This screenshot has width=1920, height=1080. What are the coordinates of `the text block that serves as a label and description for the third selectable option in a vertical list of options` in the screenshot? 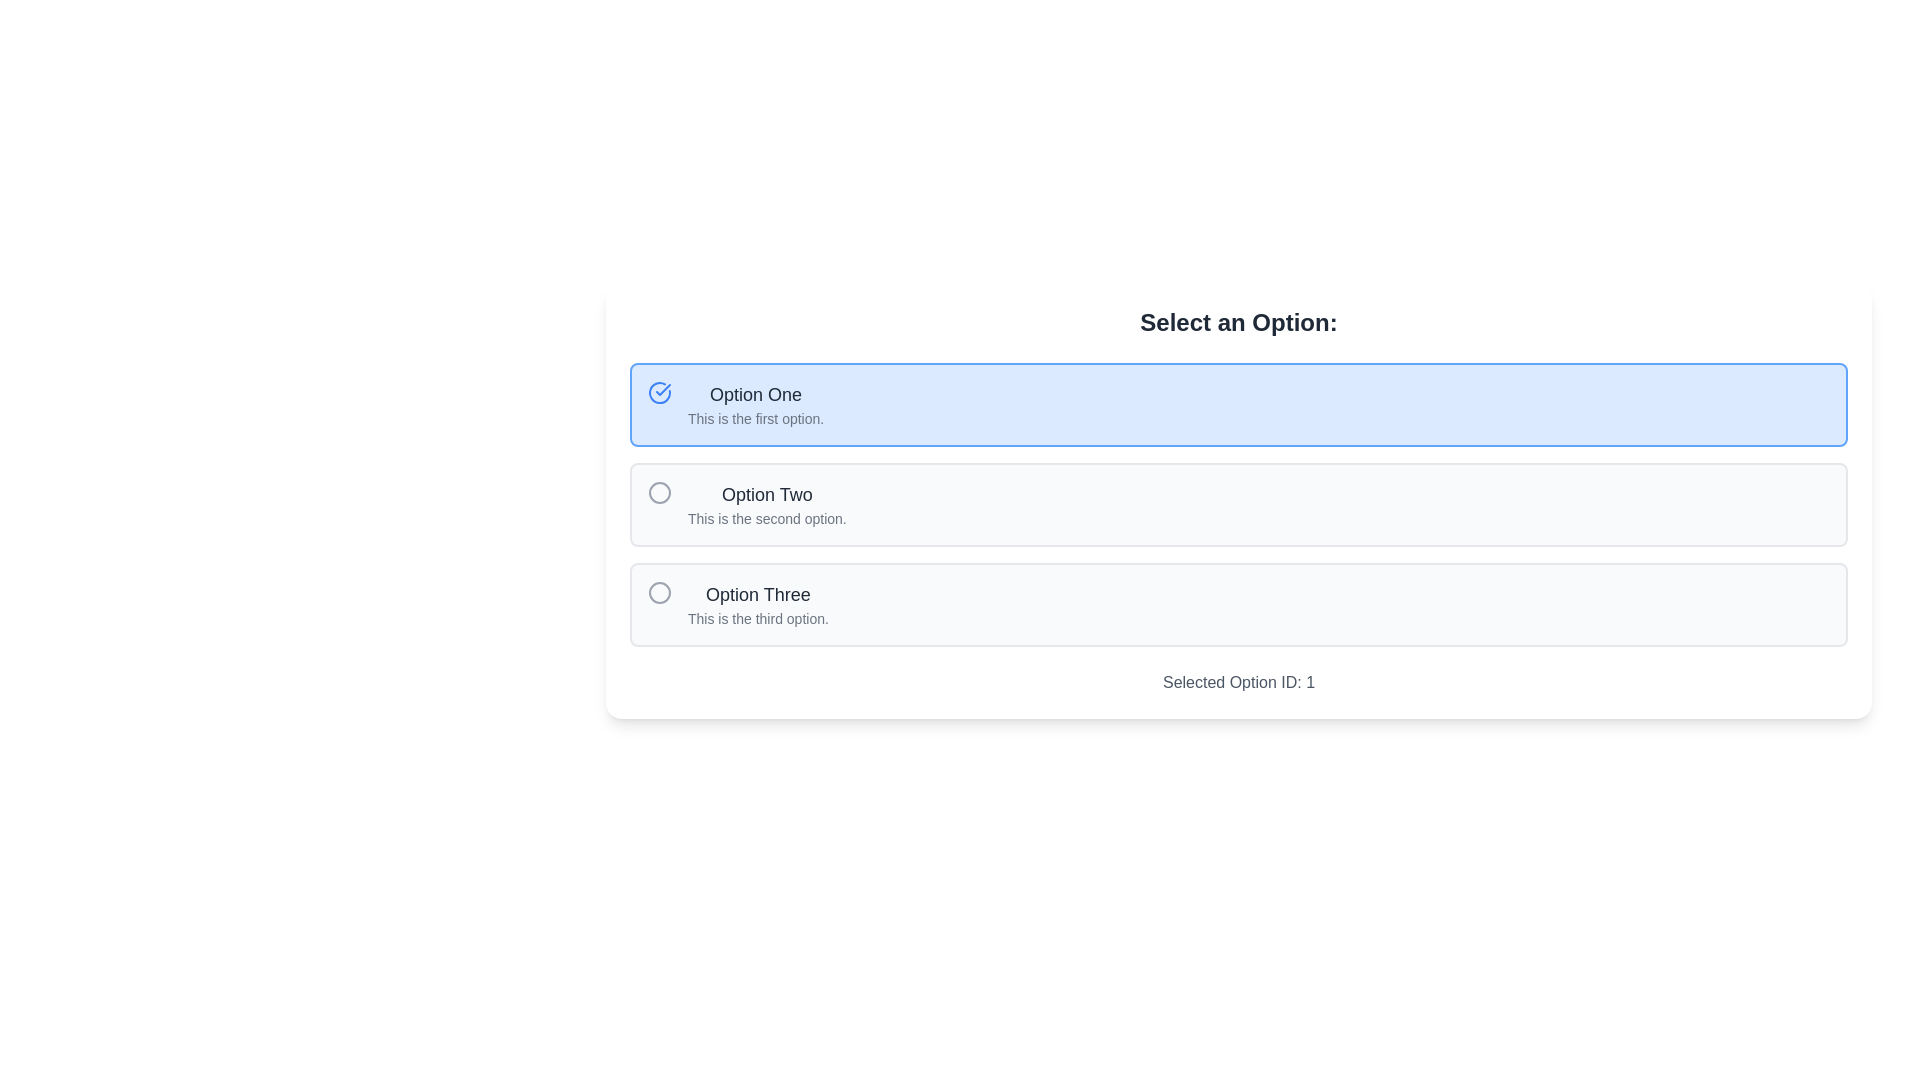 It's located at (757, 604).